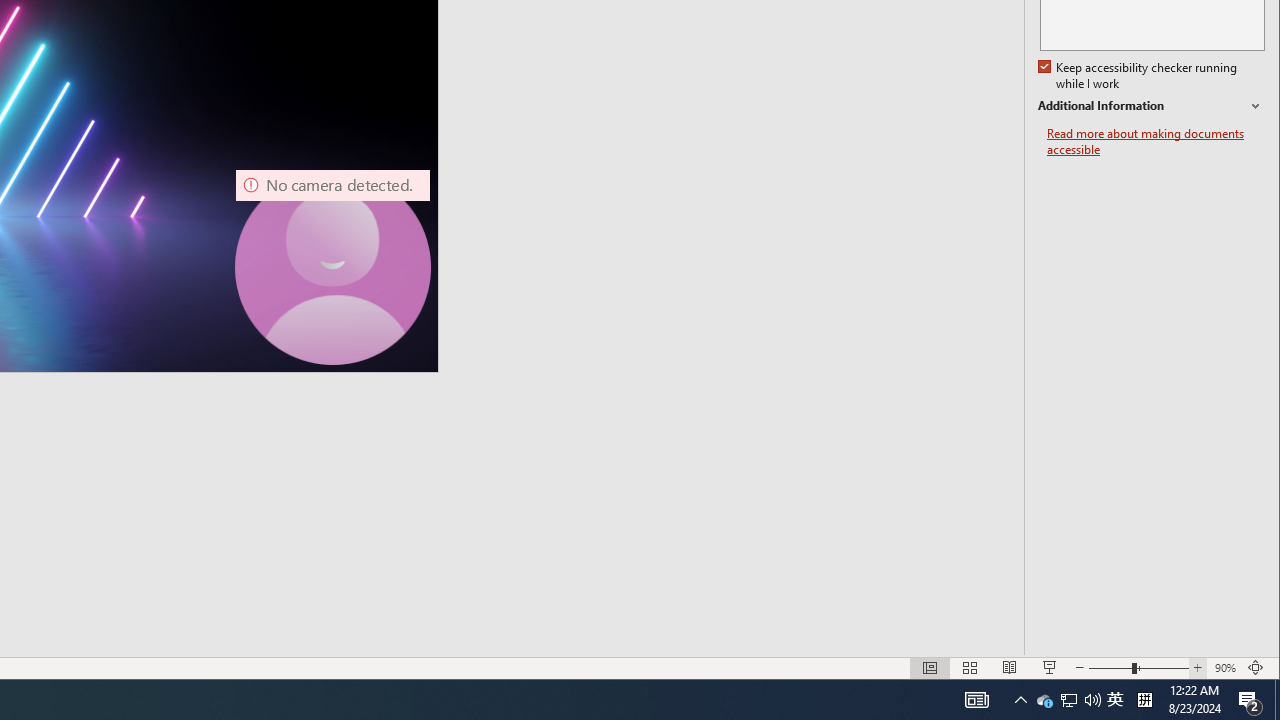  I want to click on 'Zoom 90%', so click(1224, 668).